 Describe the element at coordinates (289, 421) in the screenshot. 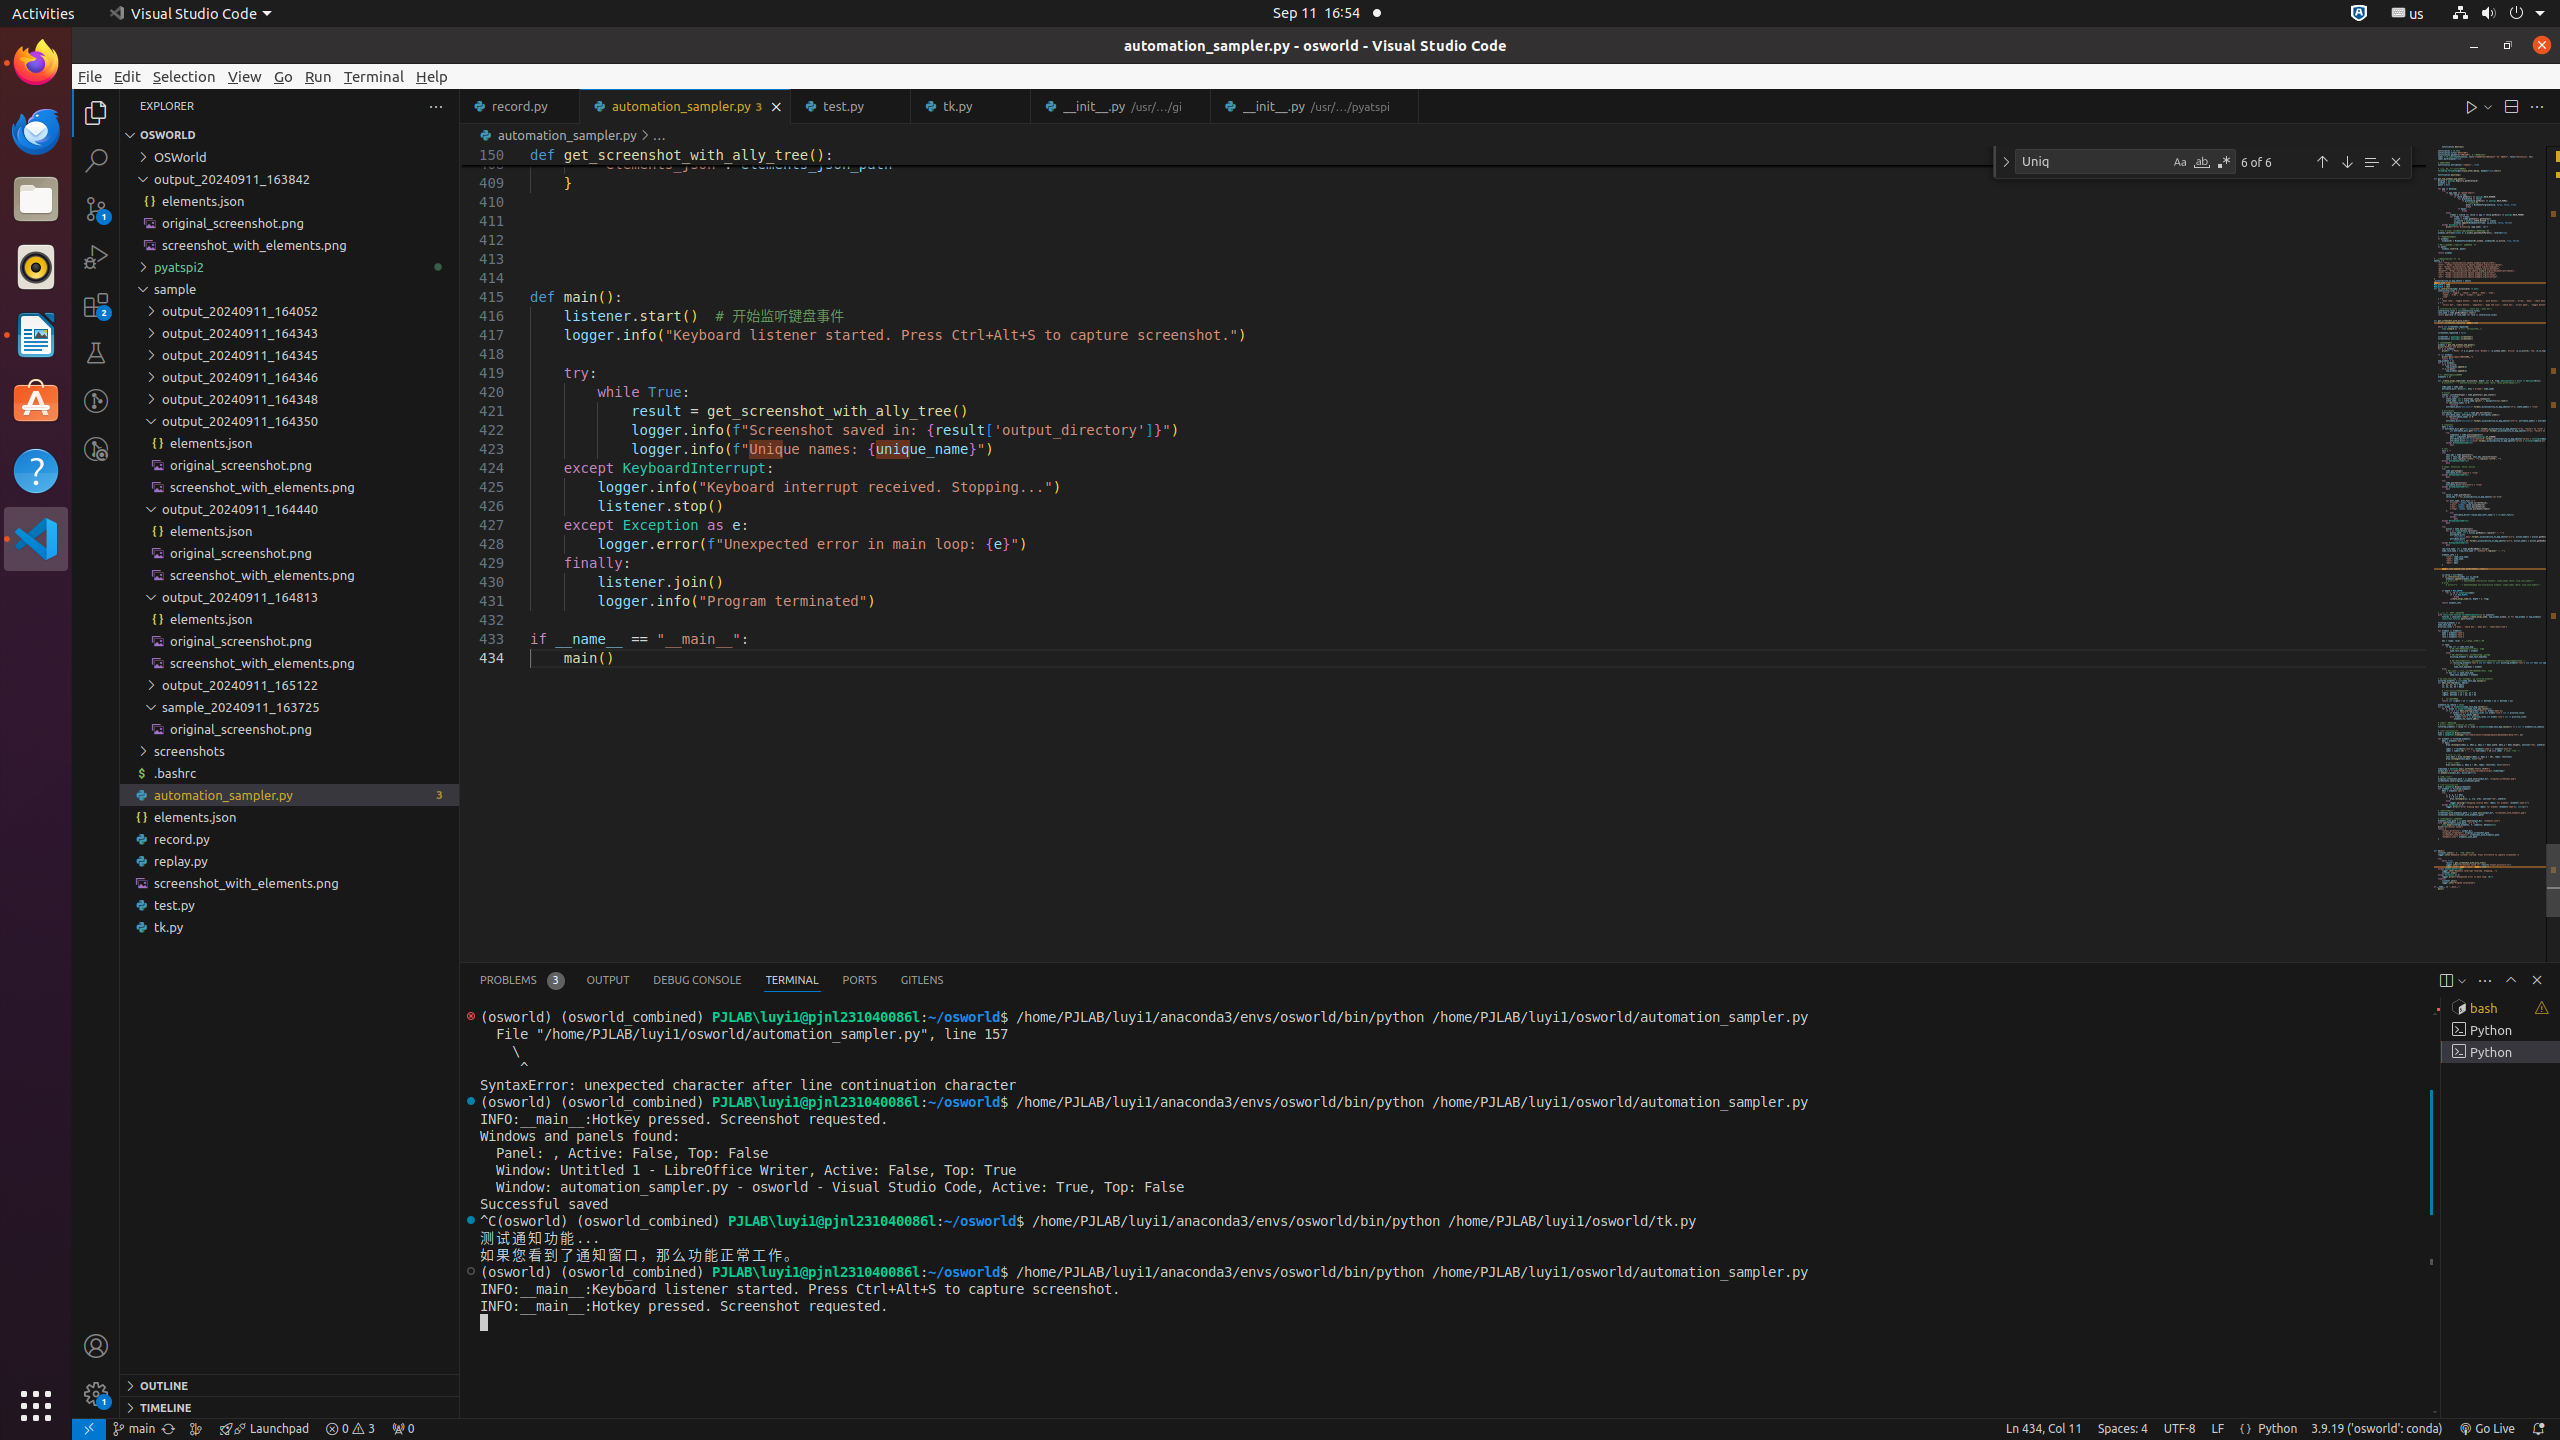

I see `'output_20240911_164350'` at that location.